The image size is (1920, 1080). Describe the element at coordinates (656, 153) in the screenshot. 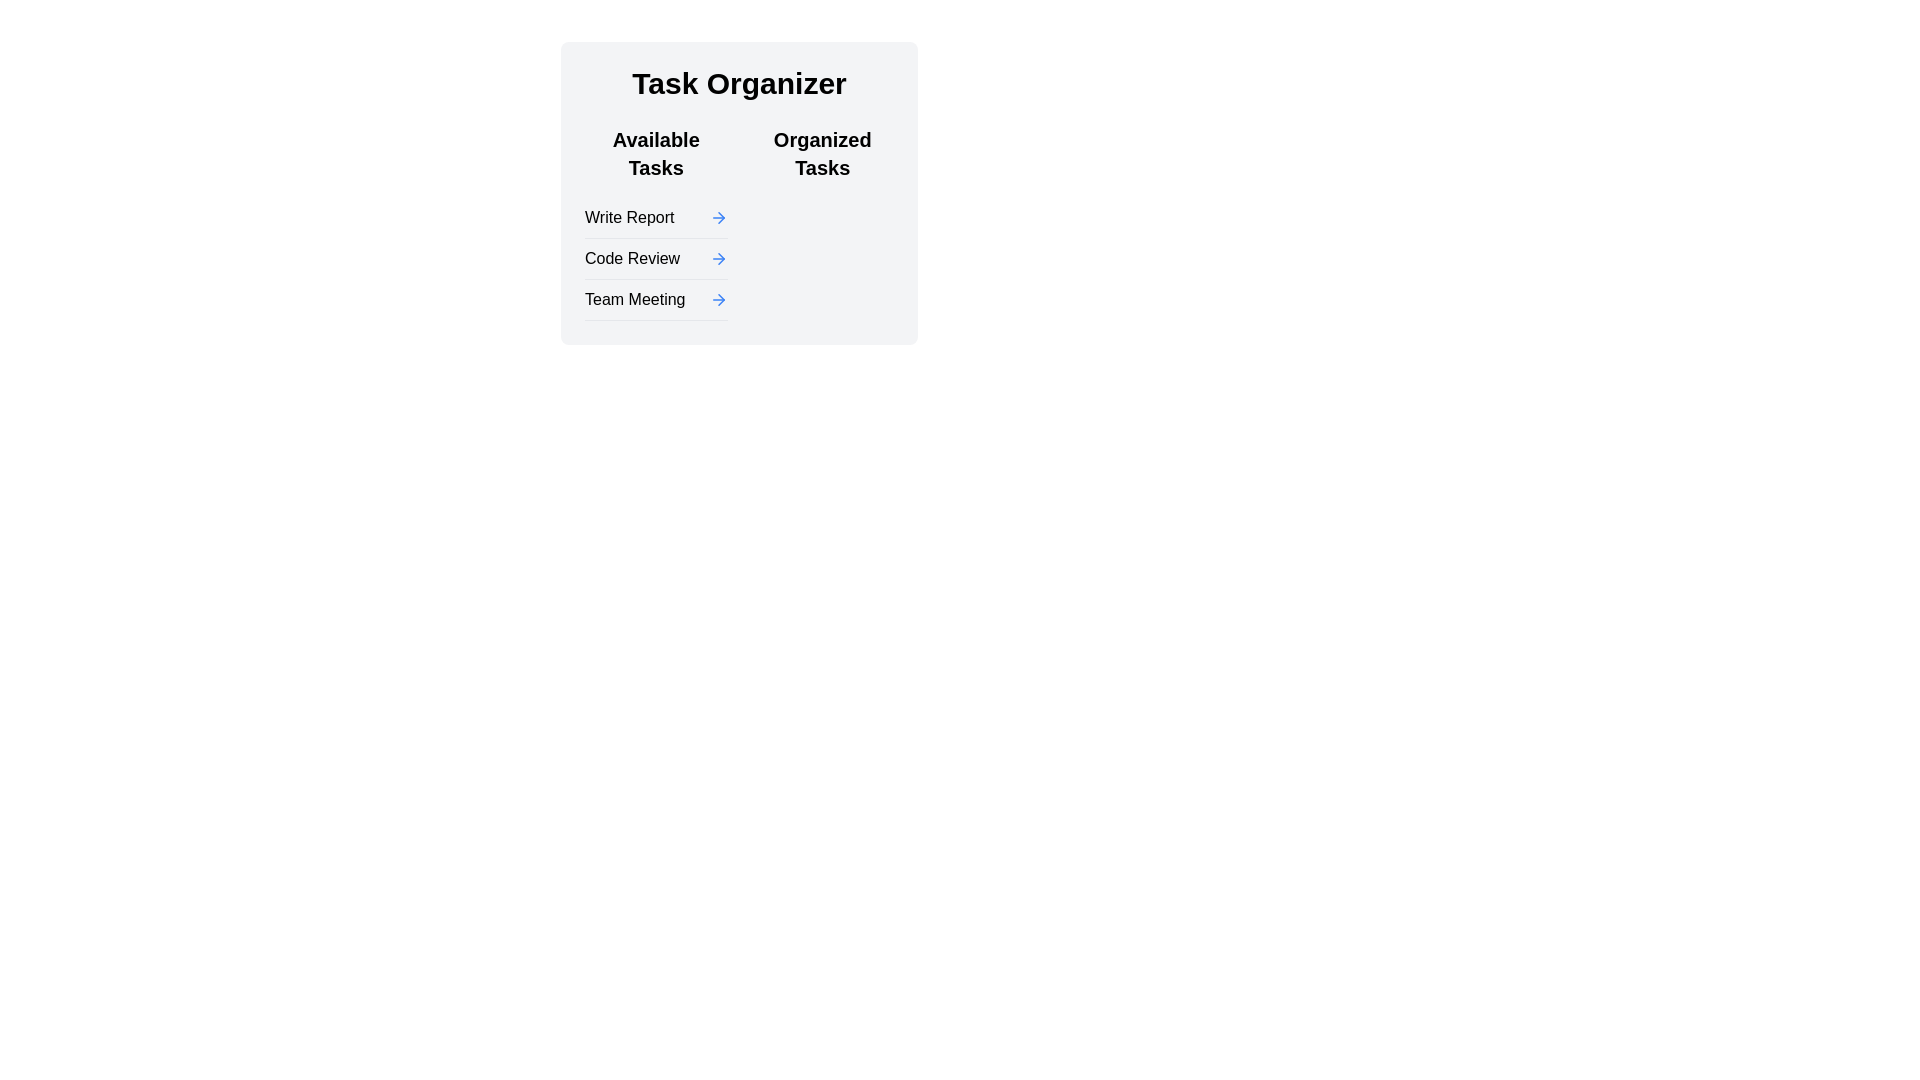

I see `header text element that categorizes the list of tasks as 'Available Tasks', located at the top-left side of the task section` at that location.